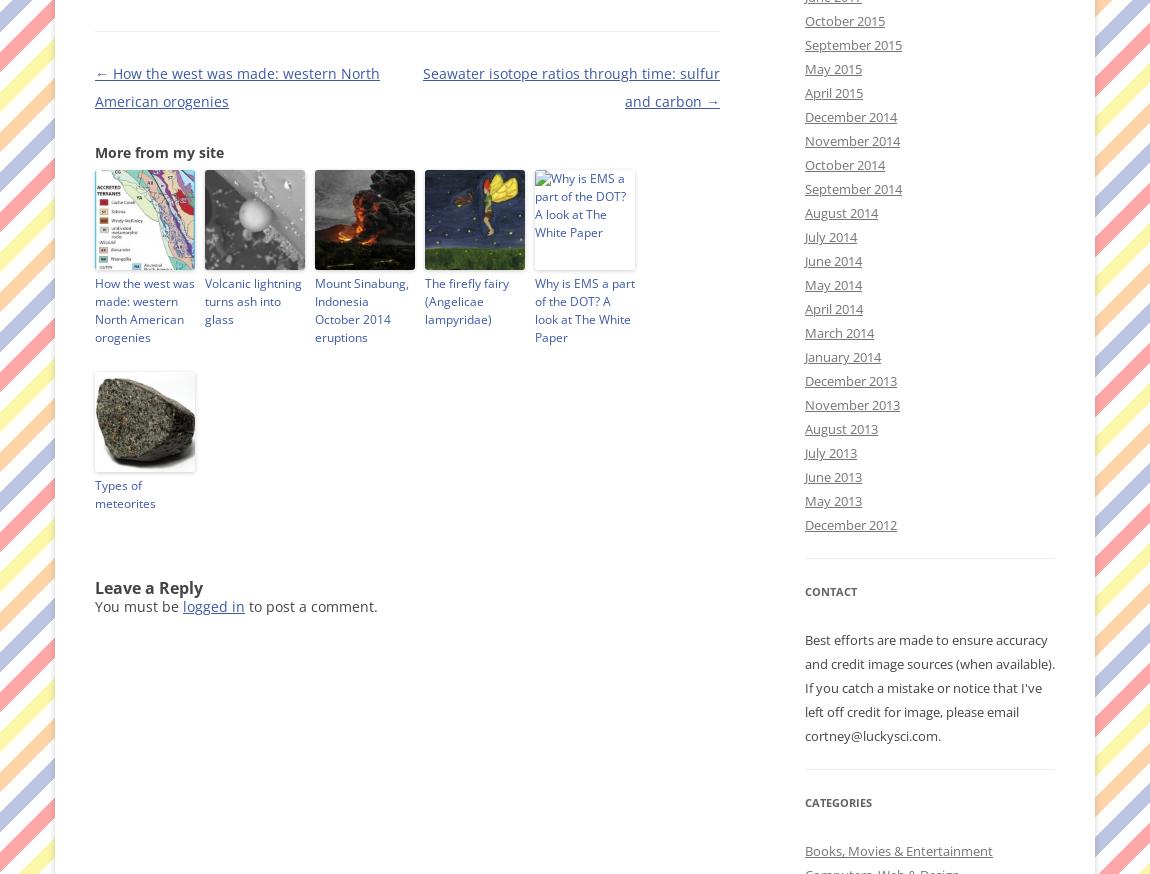  I want to click on 'Categories', so click(837, 802).